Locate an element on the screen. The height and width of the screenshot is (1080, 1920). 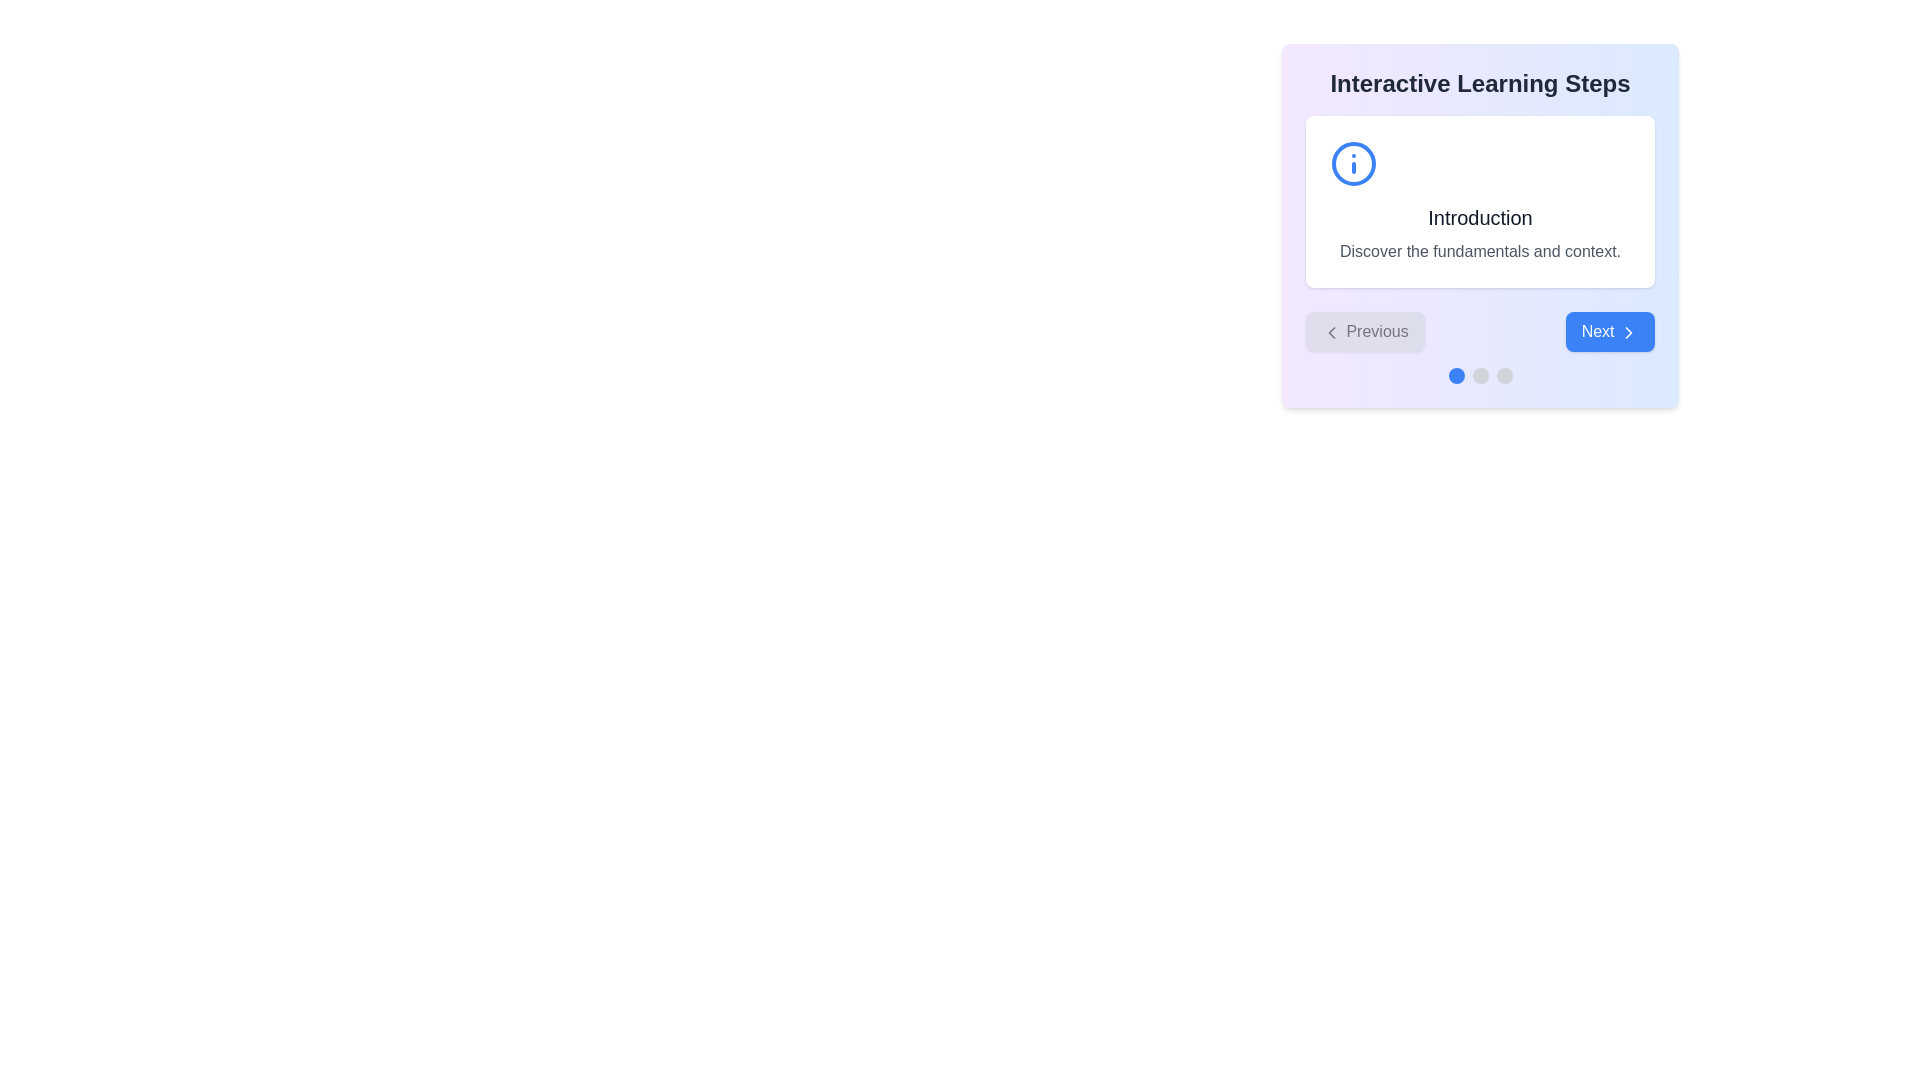
the left-facing chevron icon located beside the 'Previous' button in the 'Interactive Learning Steps' dialog box is located at coordinates (1331, 330).